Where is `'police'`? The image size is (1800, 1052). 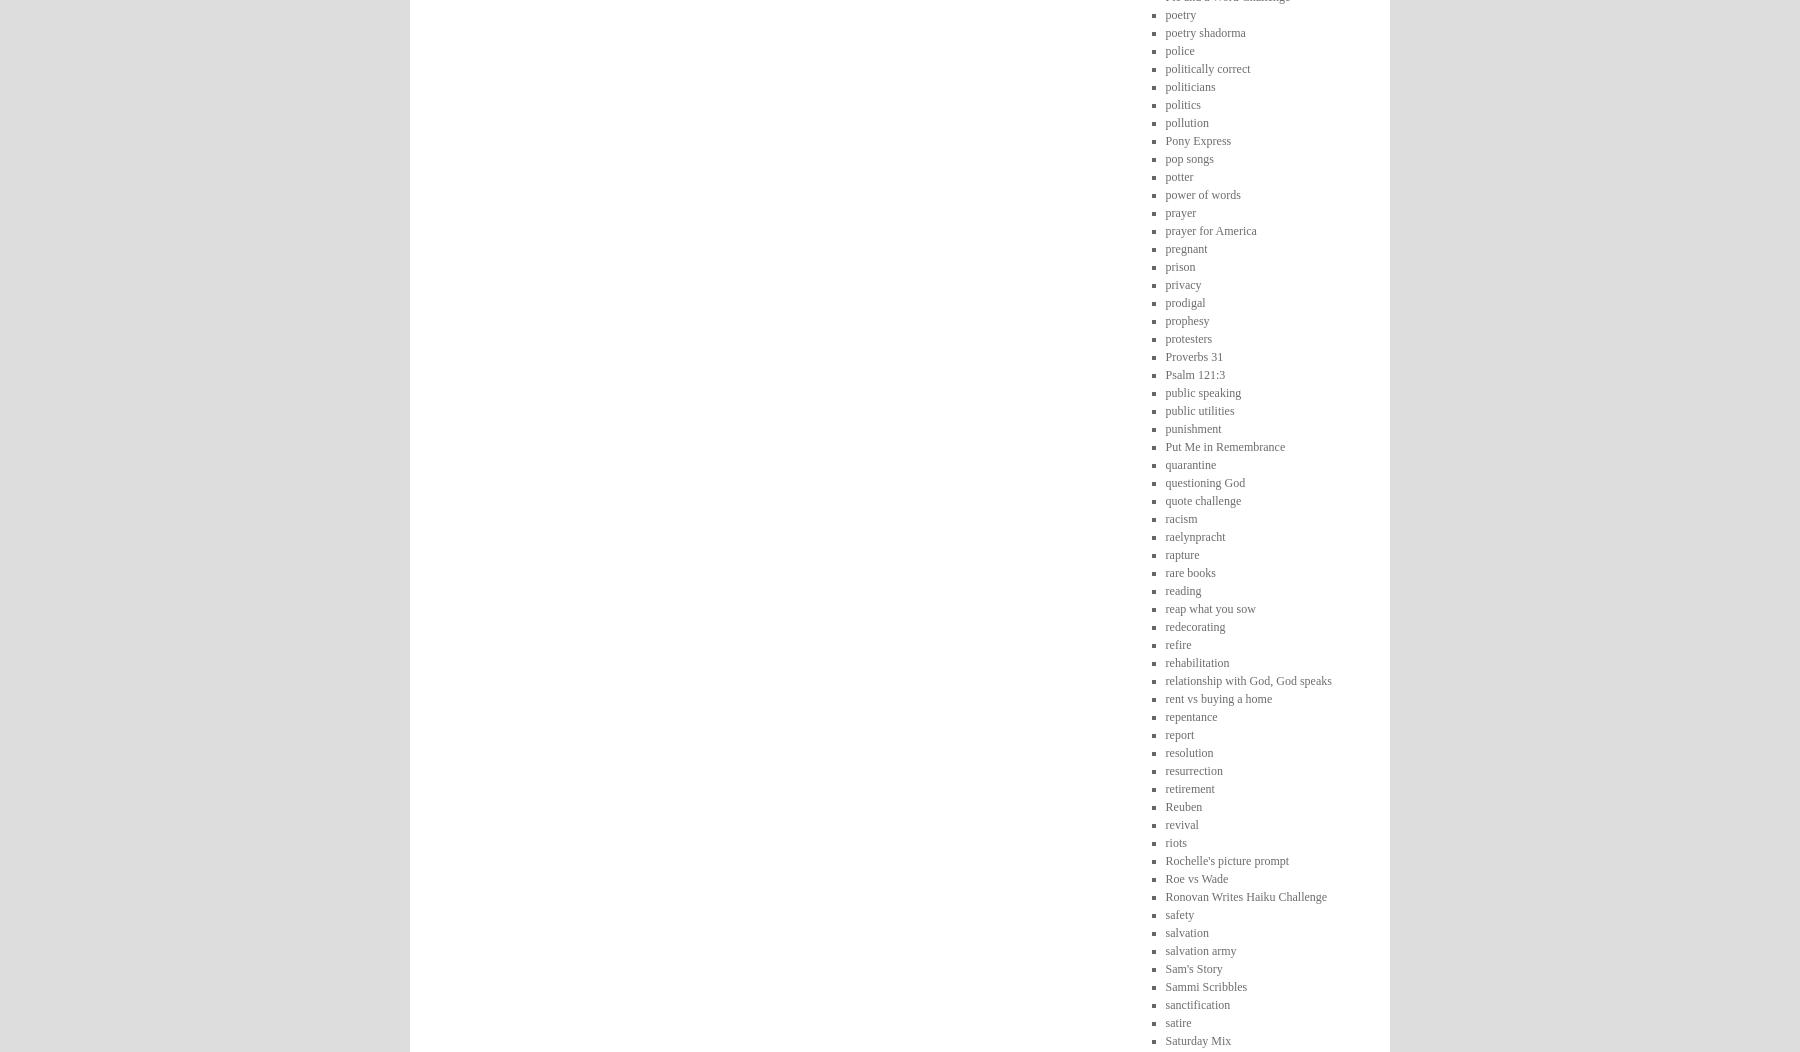 'police' is located at coordinates (1178, 48).